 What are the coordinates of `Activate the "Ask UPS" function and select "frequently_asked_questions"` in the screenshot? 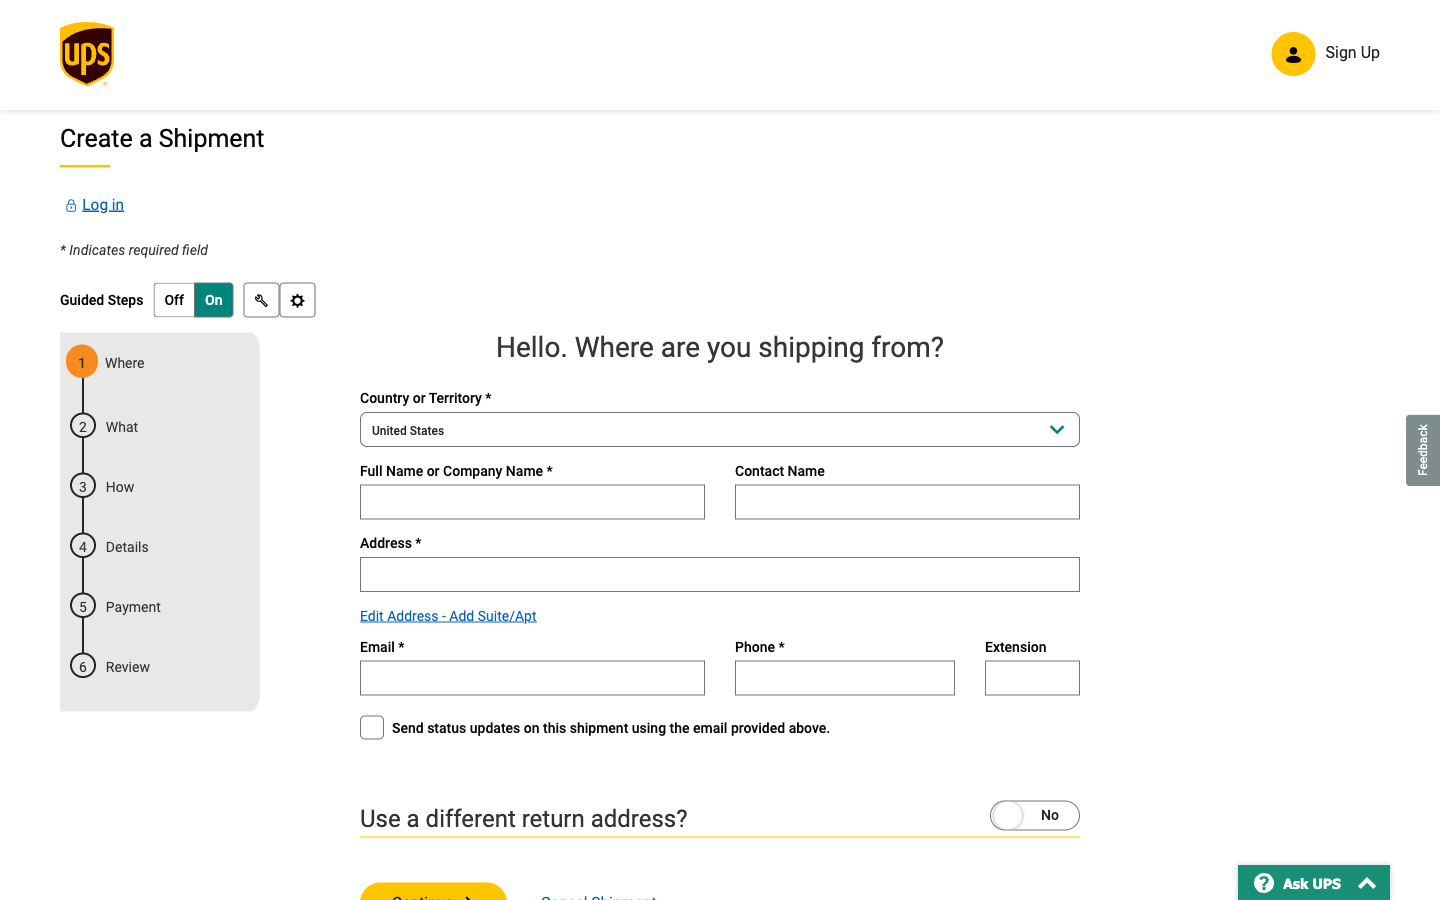 It's located at (1314, 882).